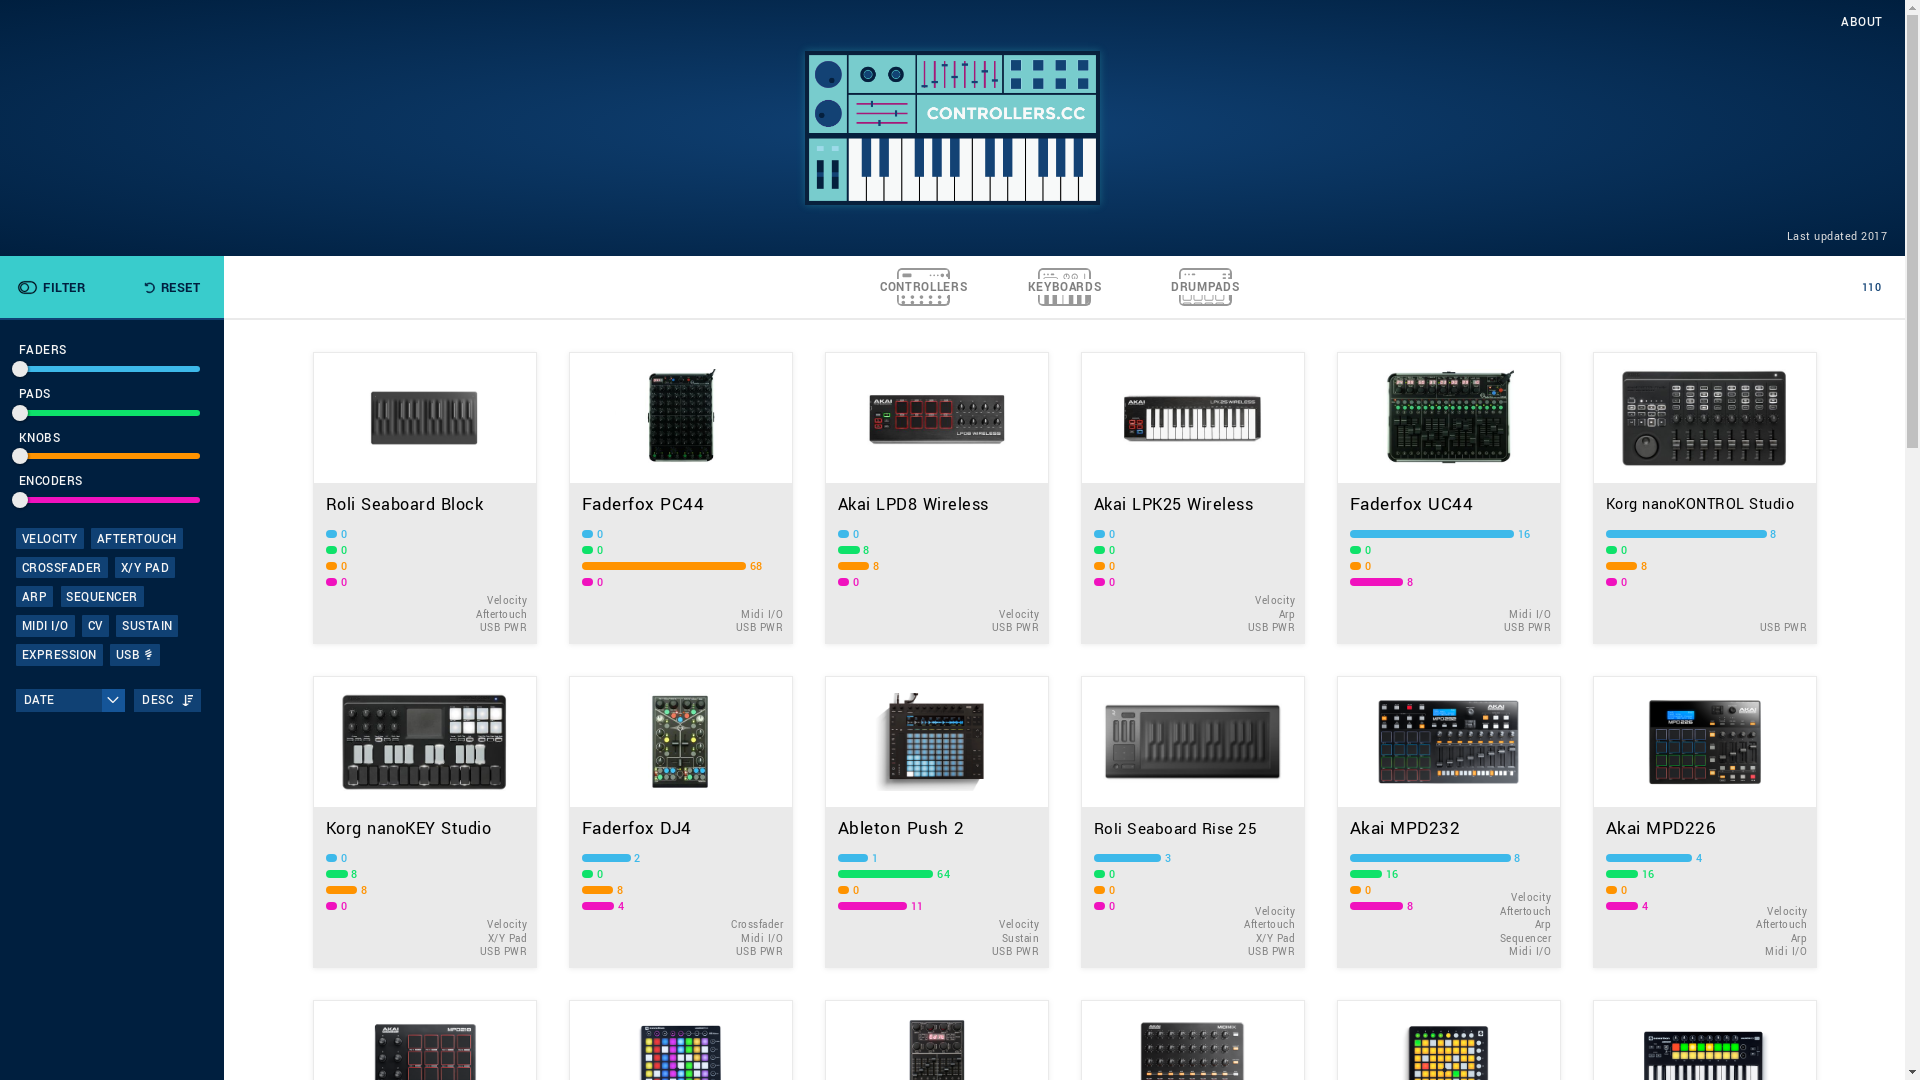  I want to click on 'ABOUT', so click(1861, 23).